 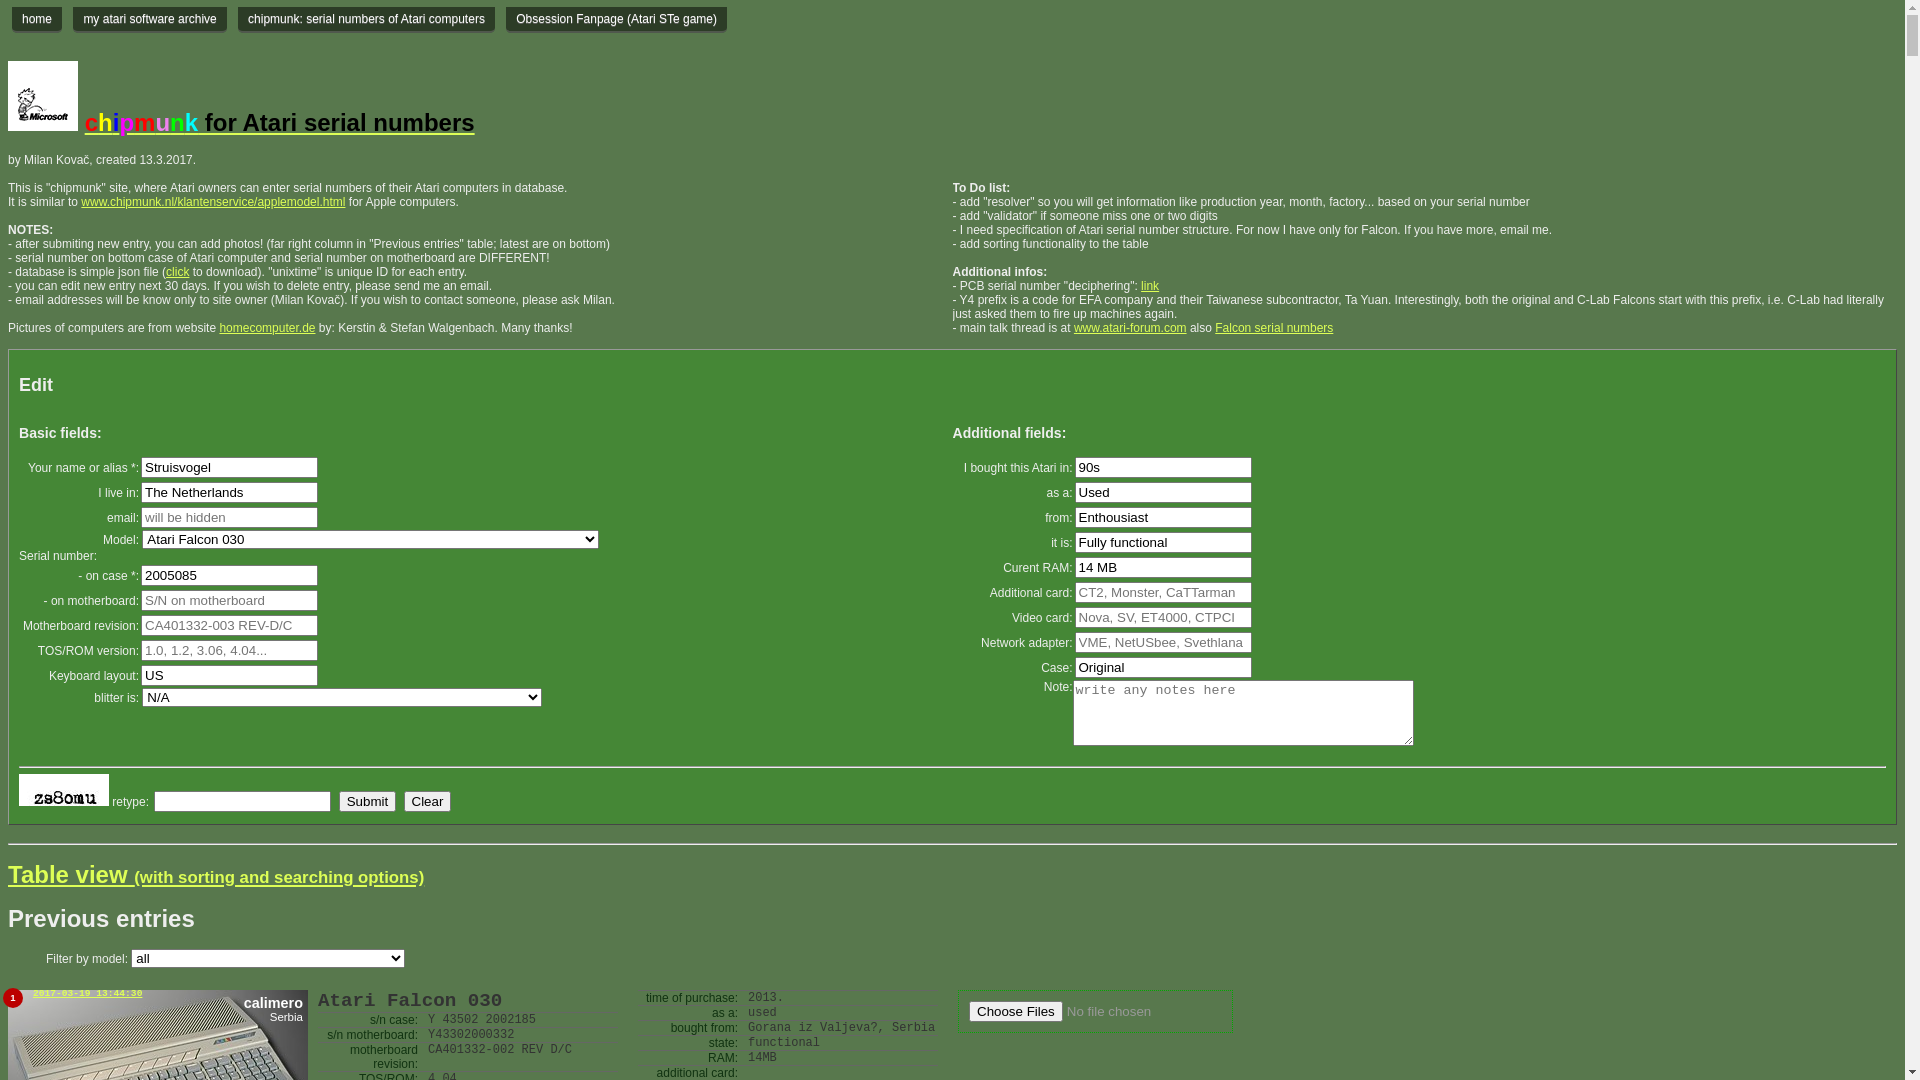 What do you see at coordinates (177, 272) in the screenshot?
I see `'click'` at bounding box center [177, 272].